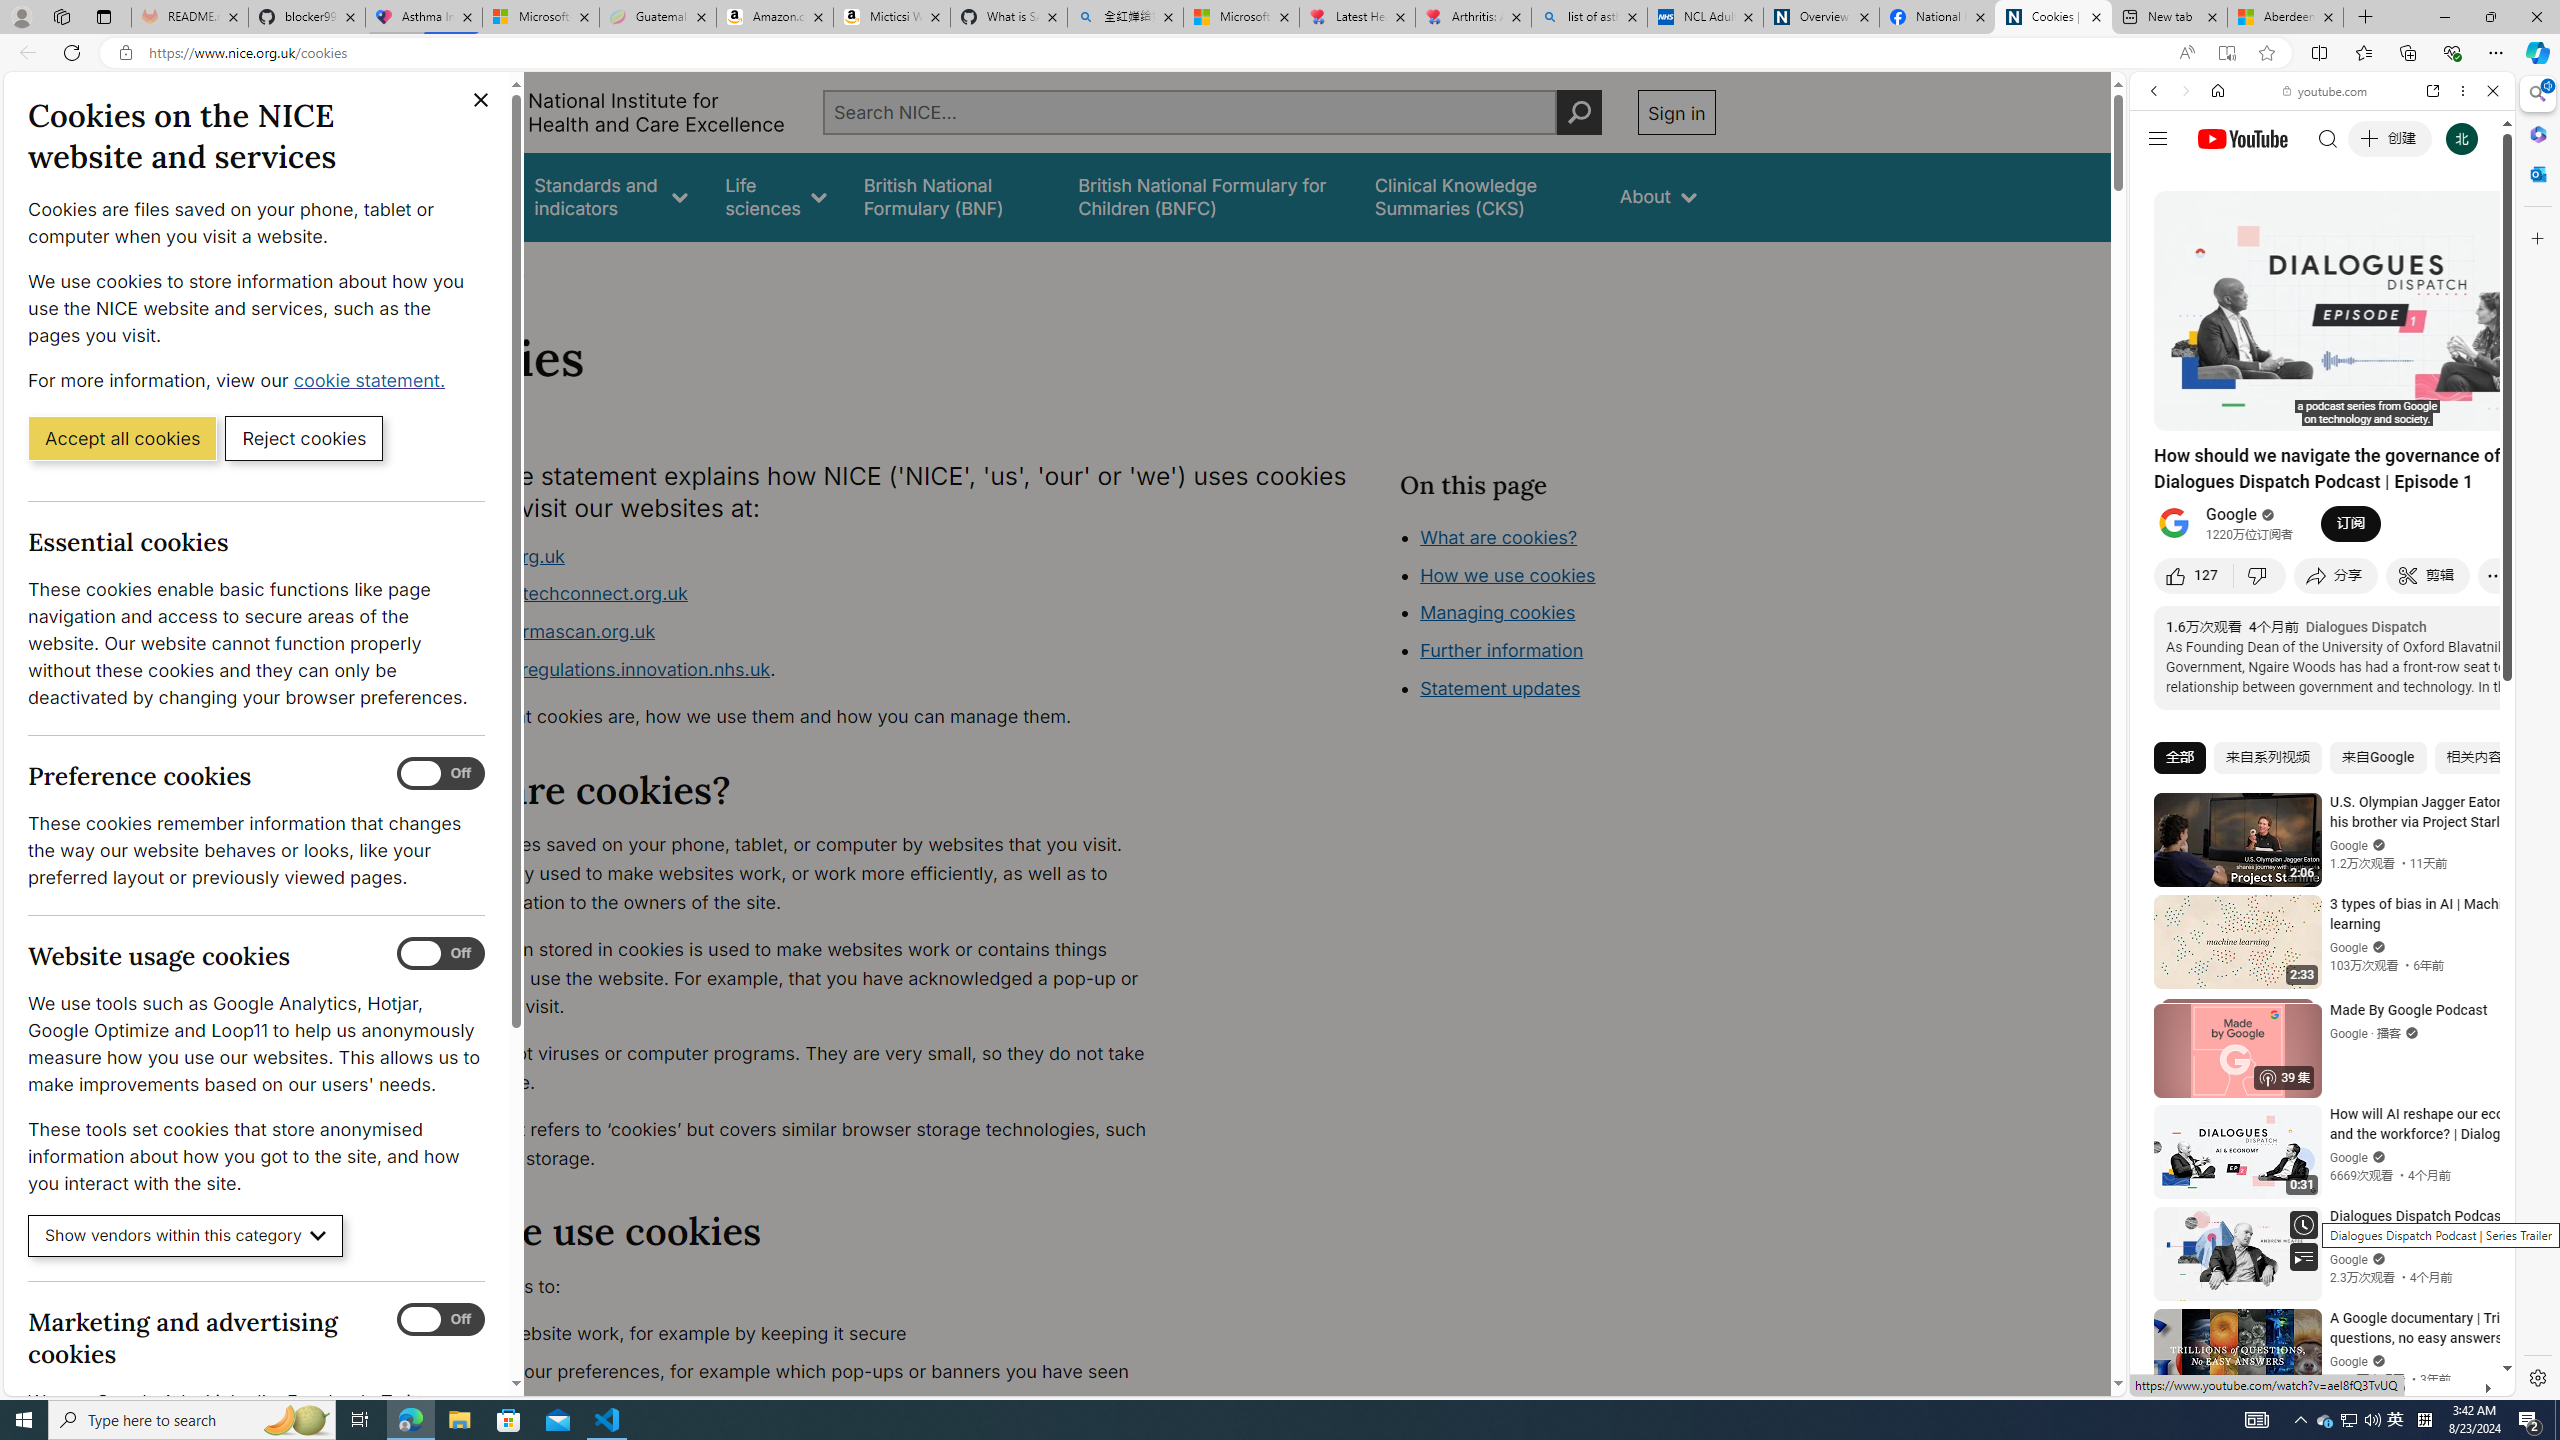 The width and height of the screenshot is (2560, 1440). Describe the element at coordinates (2314, 1328) in the screenshot. I see `'you'` at that location.